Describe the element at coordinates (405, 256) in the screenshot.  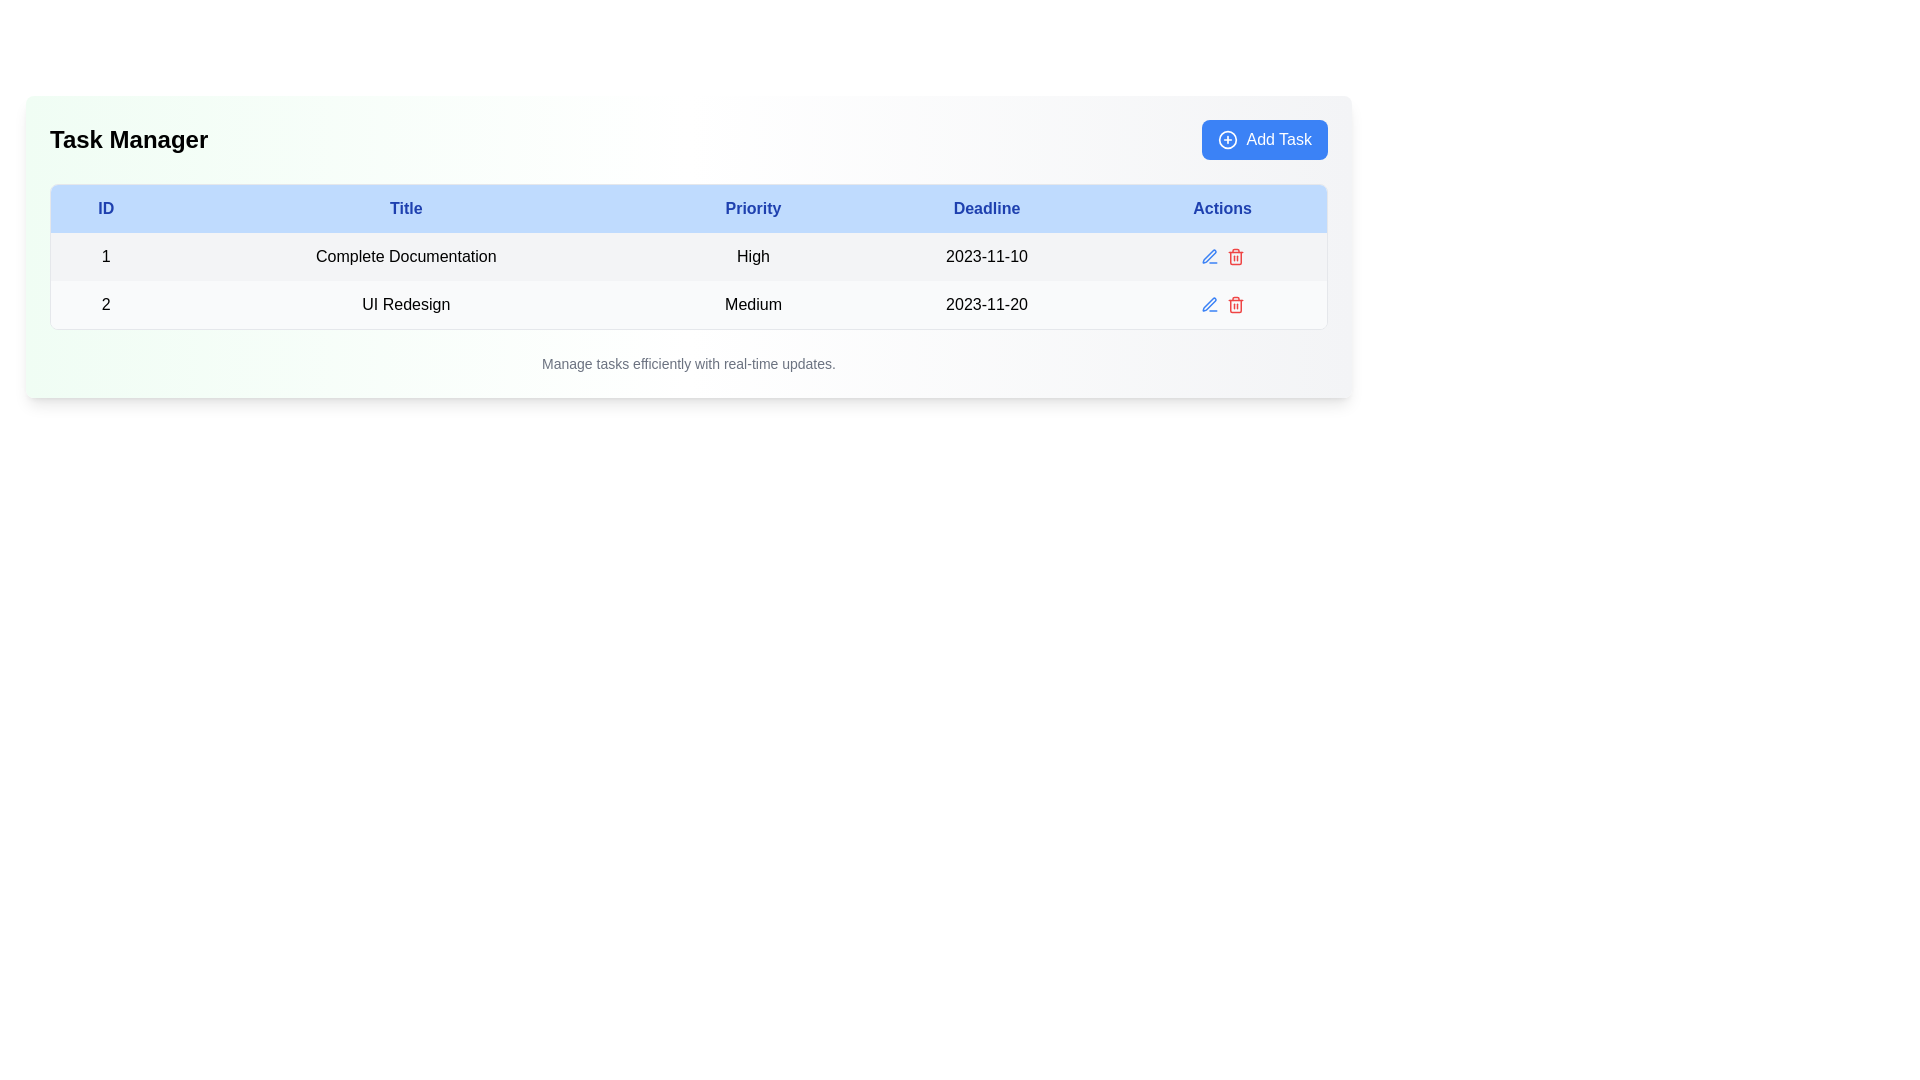
I see `the text label displaying 'Complete Documentation' located in the second column of row '1' in the table layout, positioned between the 'ID' and 'Priority' columns under the 'Title' header` at that location.